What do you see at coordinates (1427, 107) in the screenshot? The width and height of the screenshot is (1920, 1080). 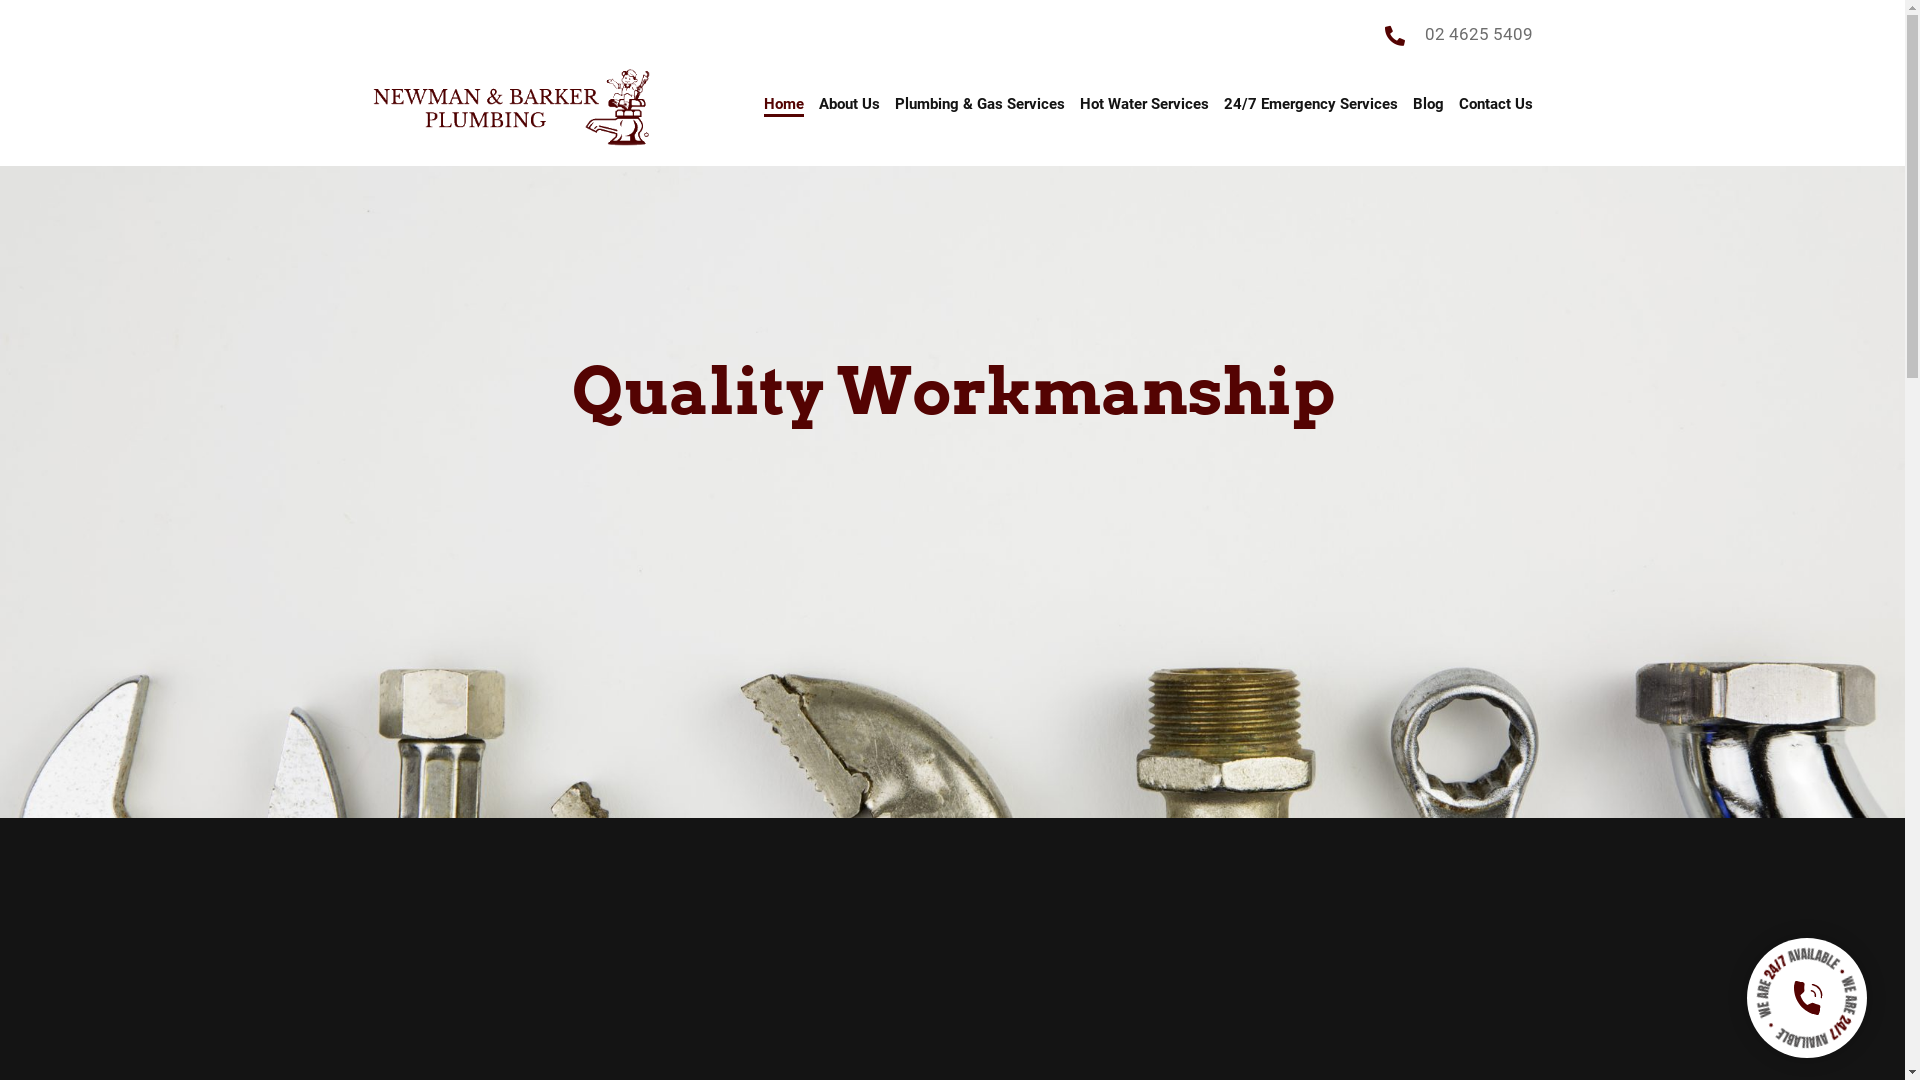 I see `'Blog'` at bounding box center [1427, 107].